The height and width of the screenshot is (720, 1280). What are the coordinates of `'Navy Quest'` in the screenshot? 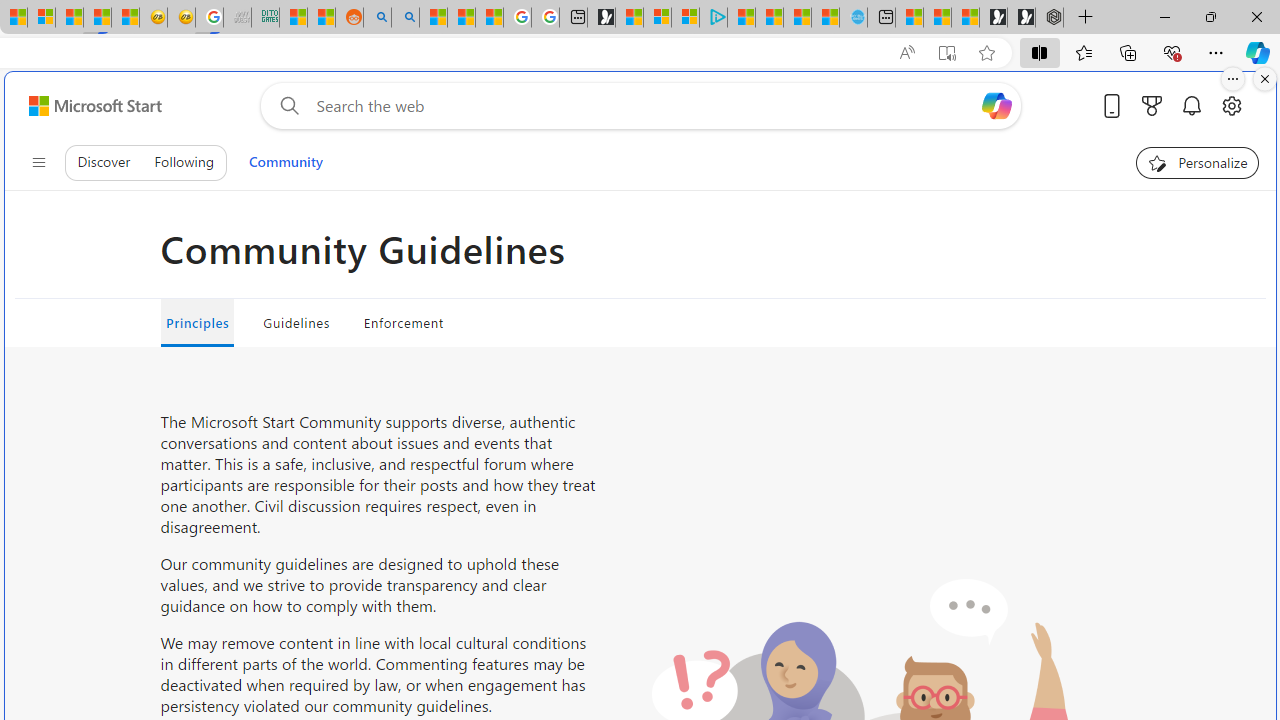 It's located at (237, 17).